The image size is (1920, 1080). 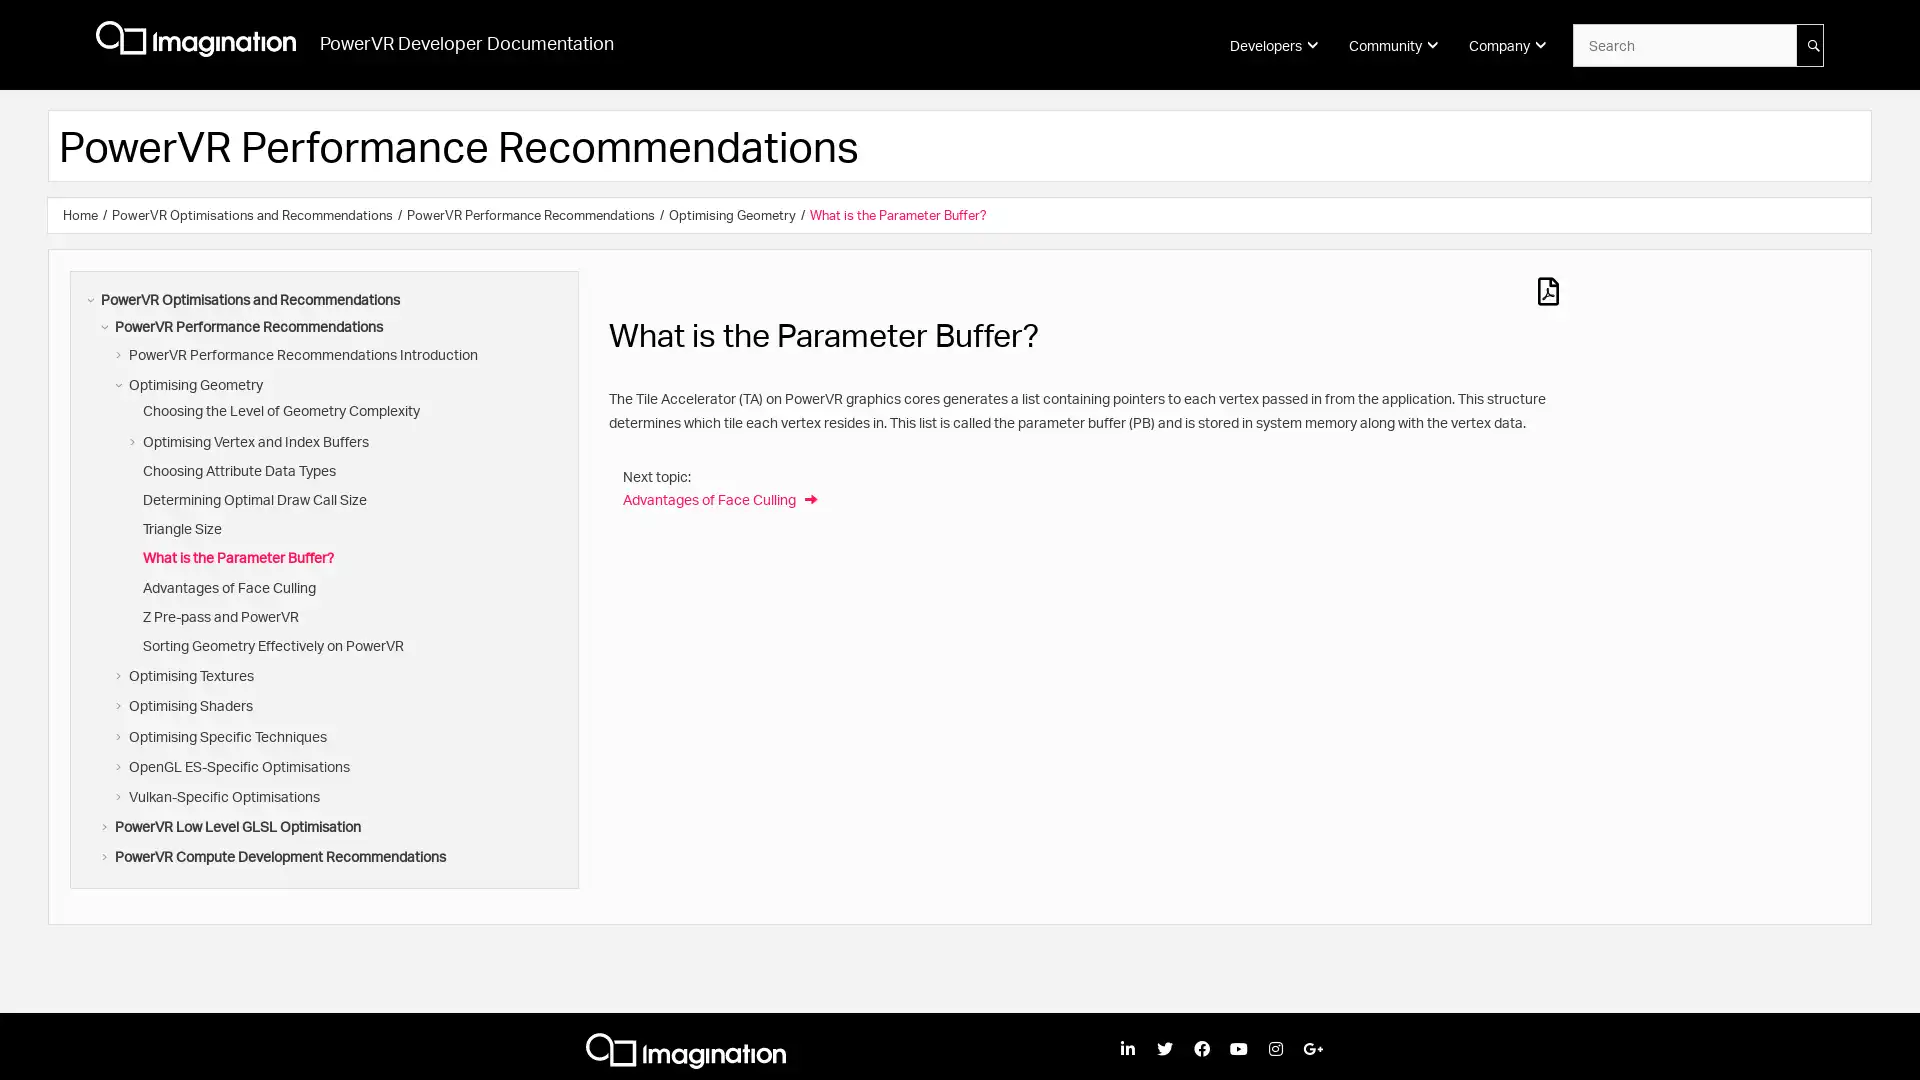 What do you see at coordinates (105, 326) in the screenshot?
I see `Collapse PowerVR Performance Recommendations` at bounding box center [105, 326].